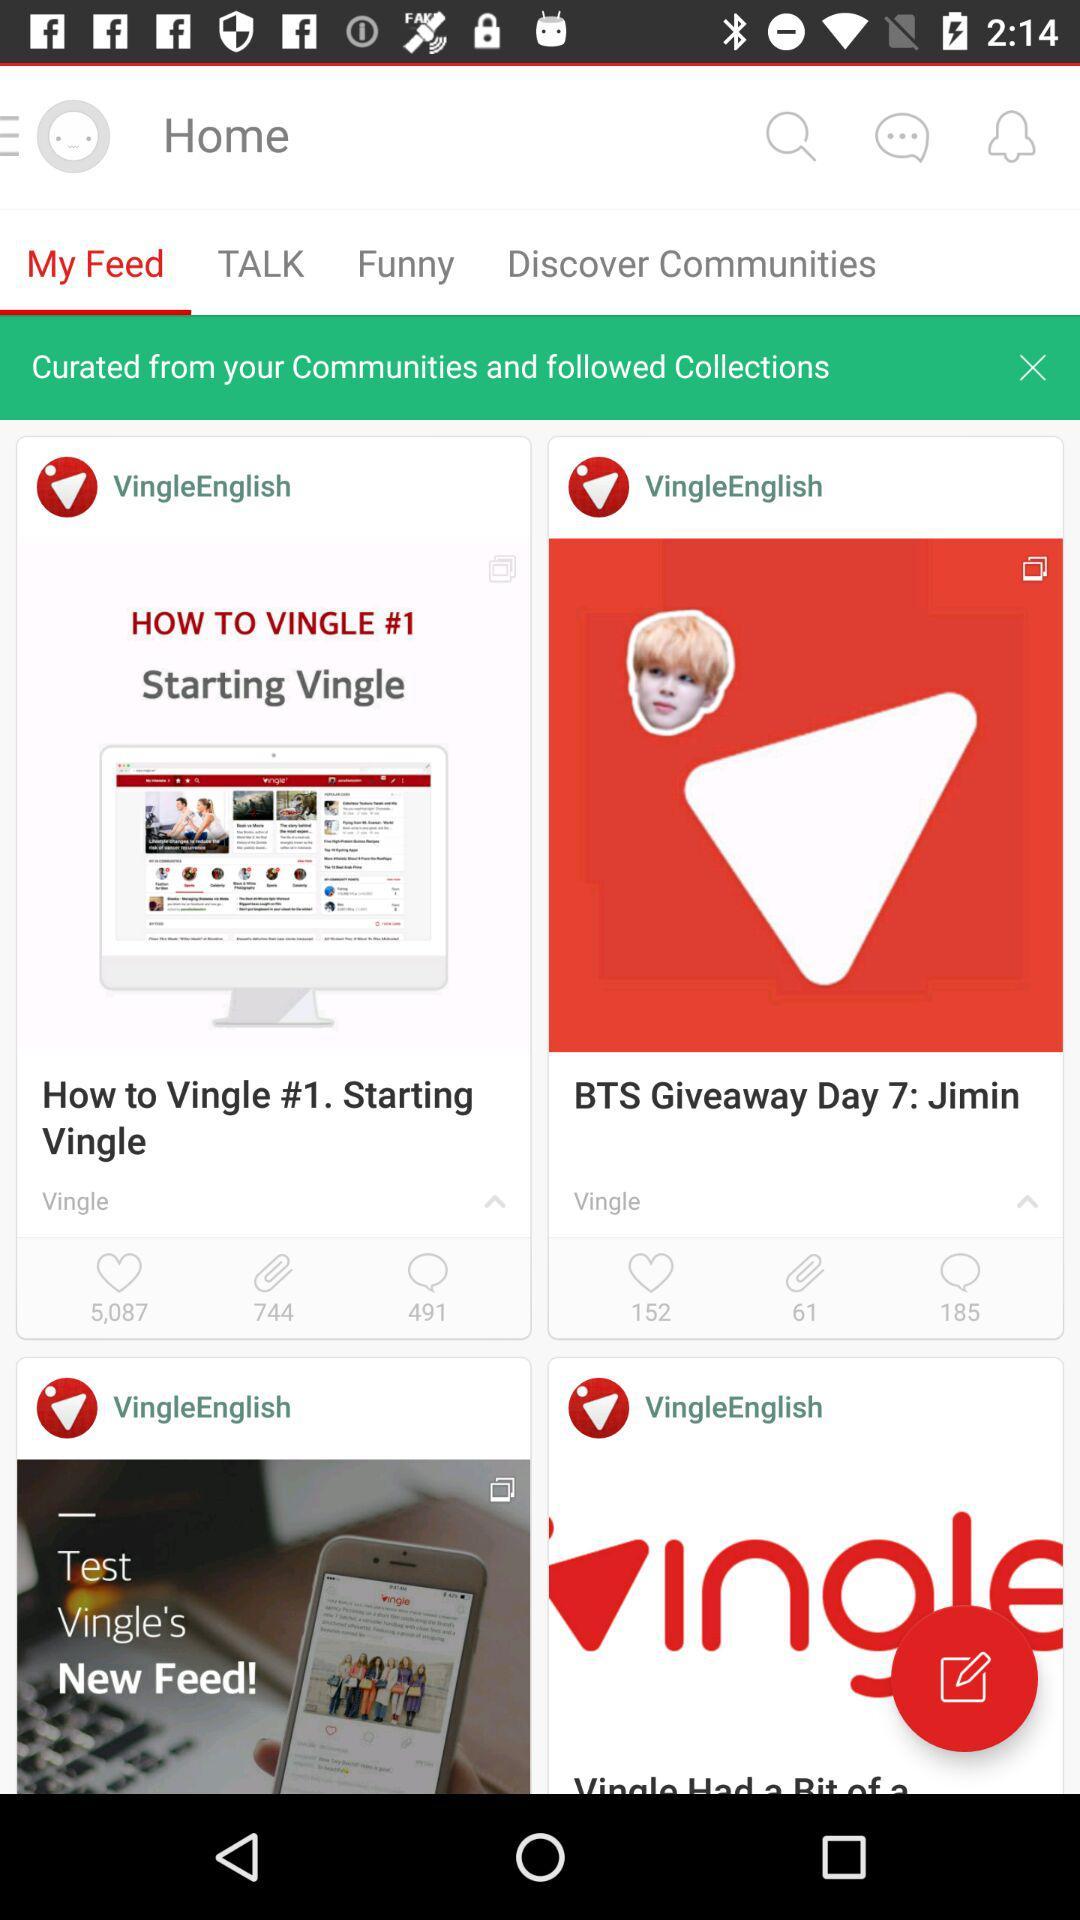 The image size is (1080, 1920). Describe the element at coordinates (651, 1290) in the screenshot. I see `the item next to the 61 item` at that location.